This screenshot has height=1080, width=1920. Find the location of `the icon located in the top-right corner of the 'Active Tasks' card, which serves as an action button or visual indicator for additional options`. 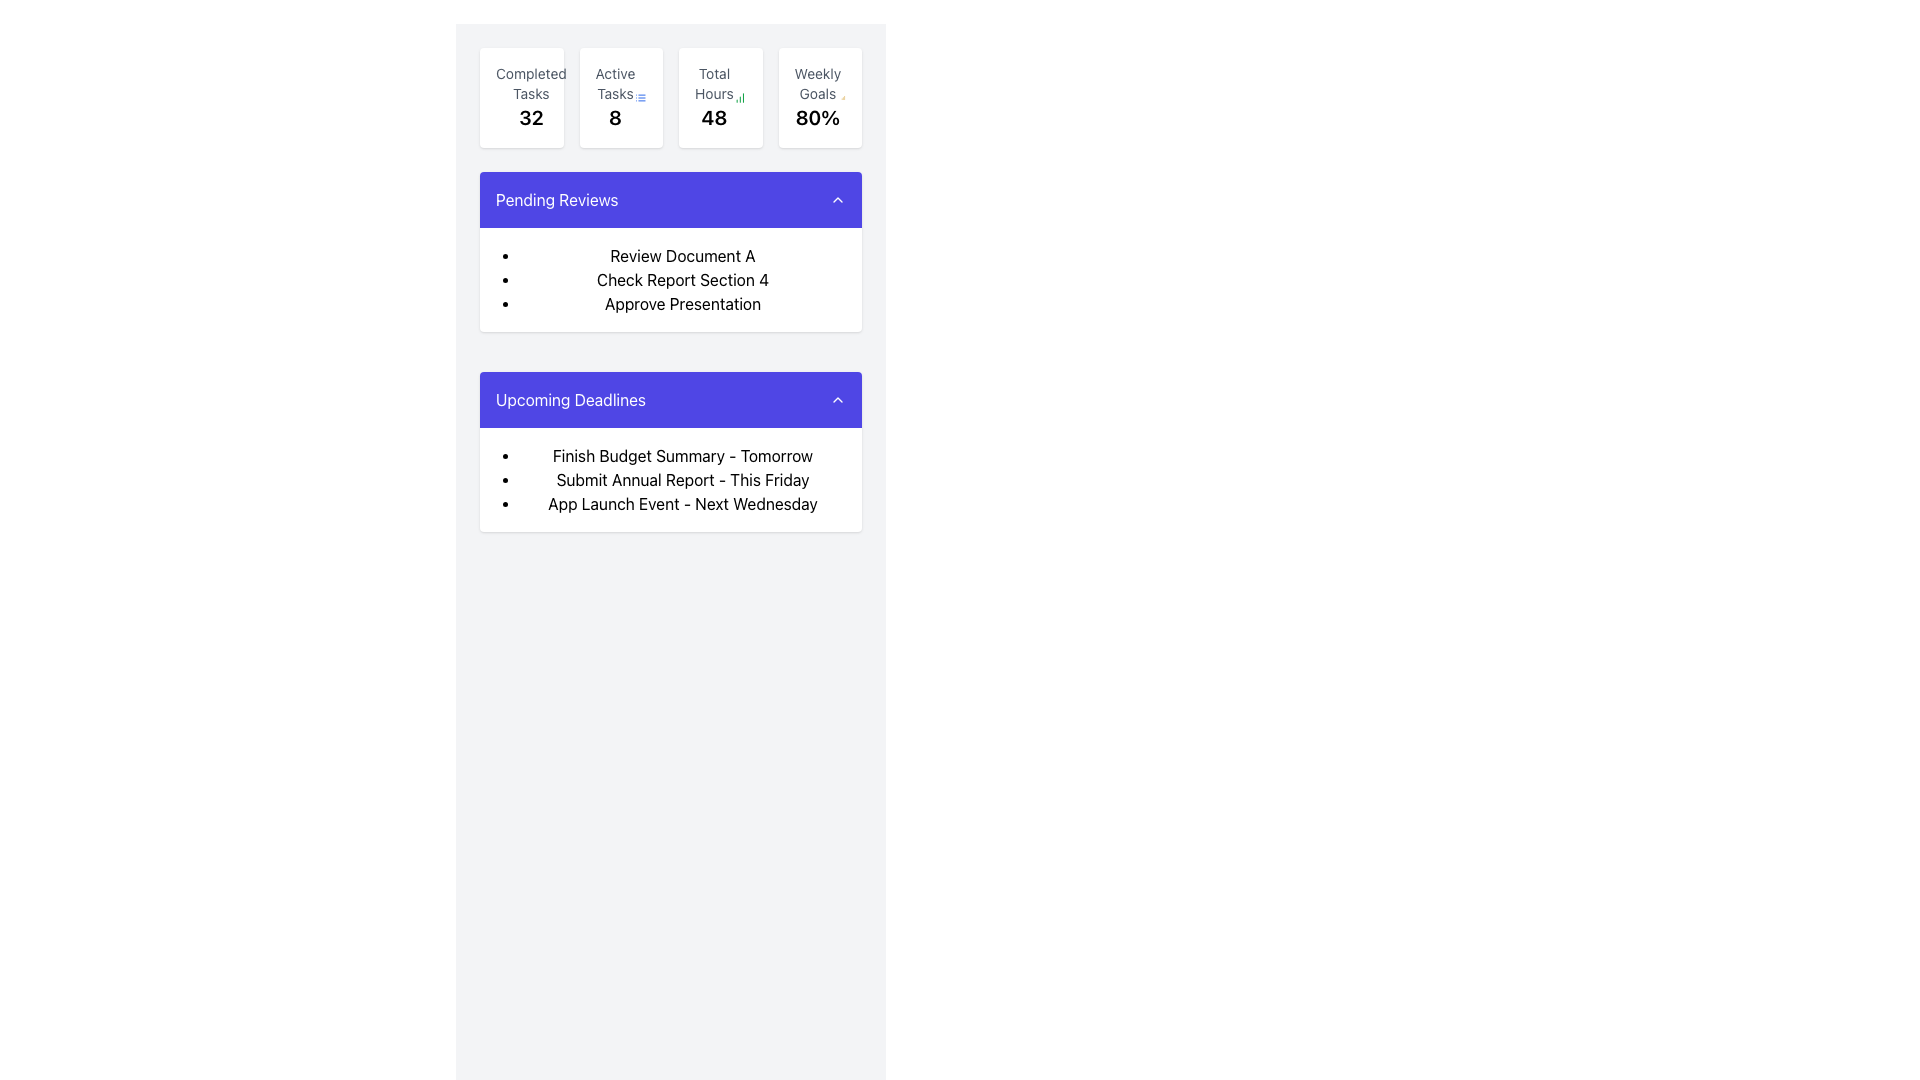

the icon located in the top-right corner of the 'Active Tasks' card, which serves as an action button or visual indicator for additional options is located at coordinates (641, 97).